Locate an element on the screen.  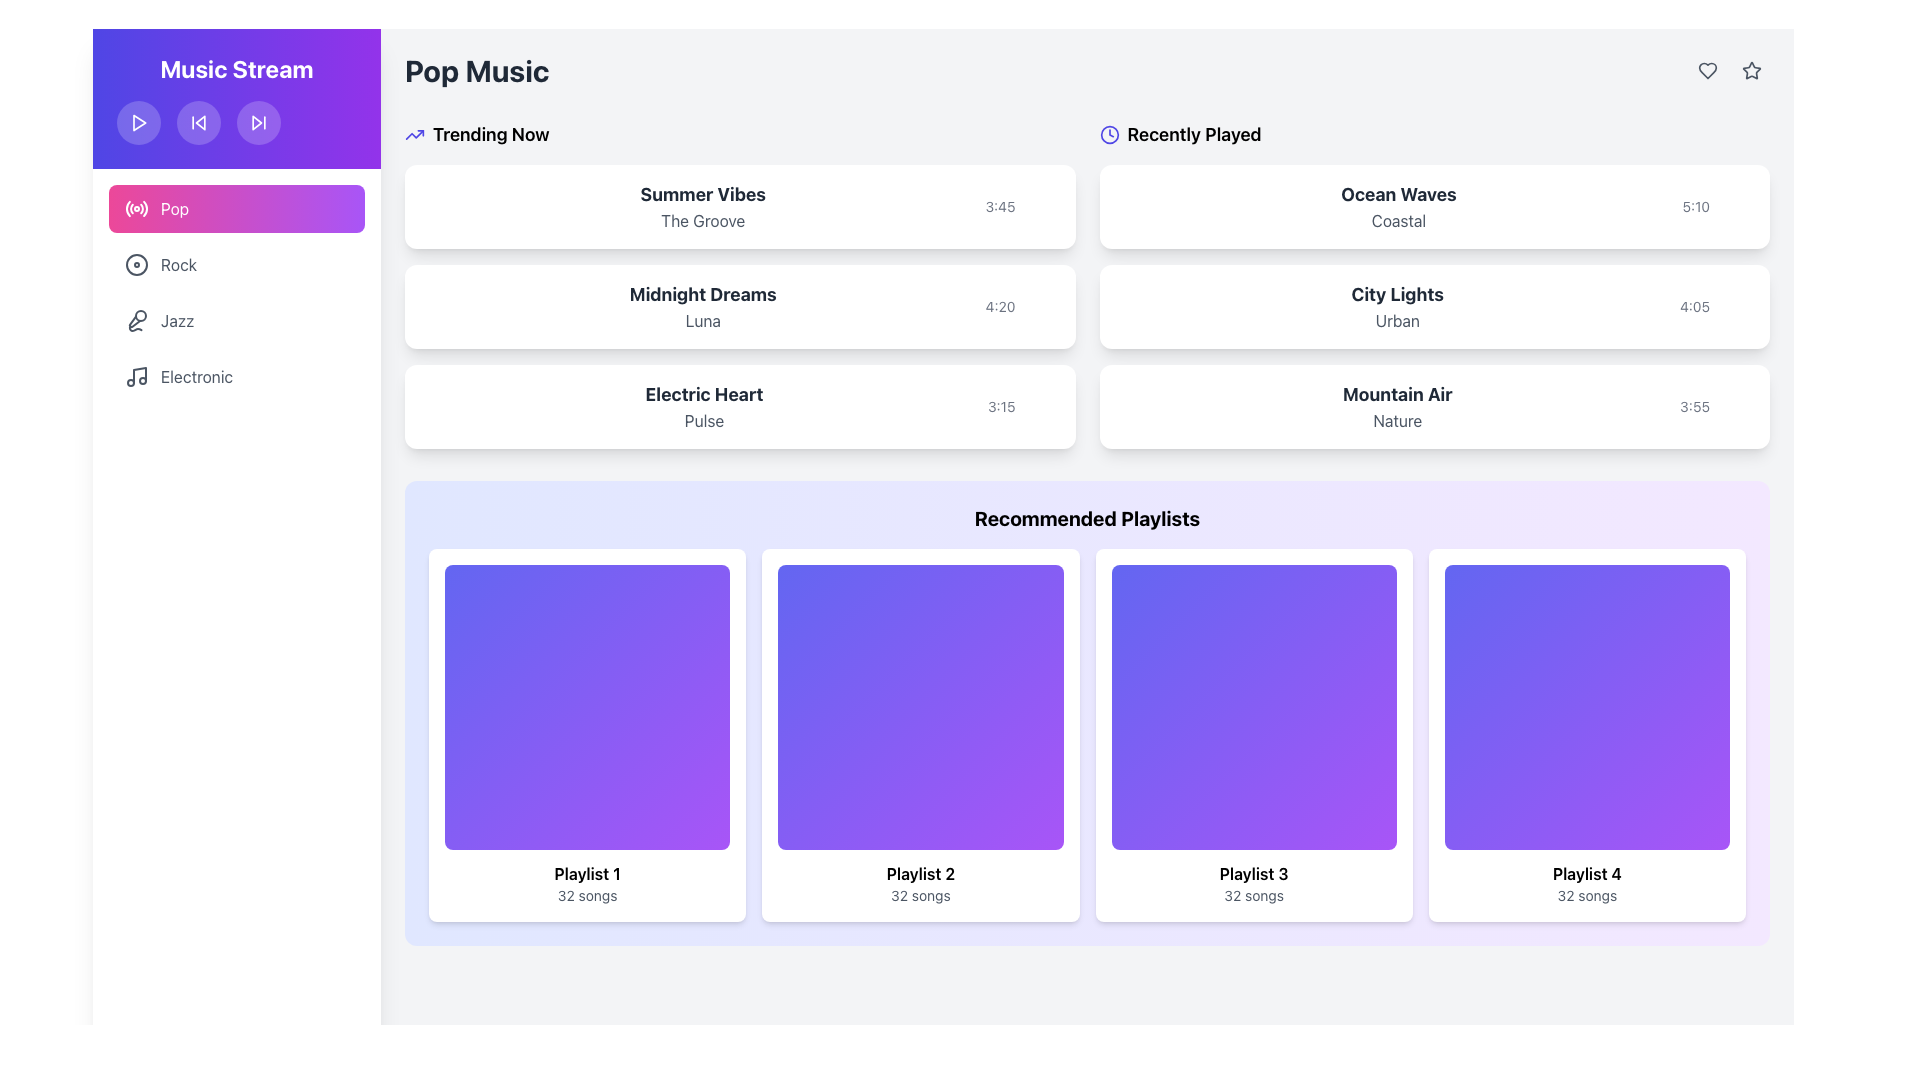
the Interactive Card titled 'Playlist 4', which is the fourth card in the 'Recommended Playlists' section is located at coordinates (1586, 735).